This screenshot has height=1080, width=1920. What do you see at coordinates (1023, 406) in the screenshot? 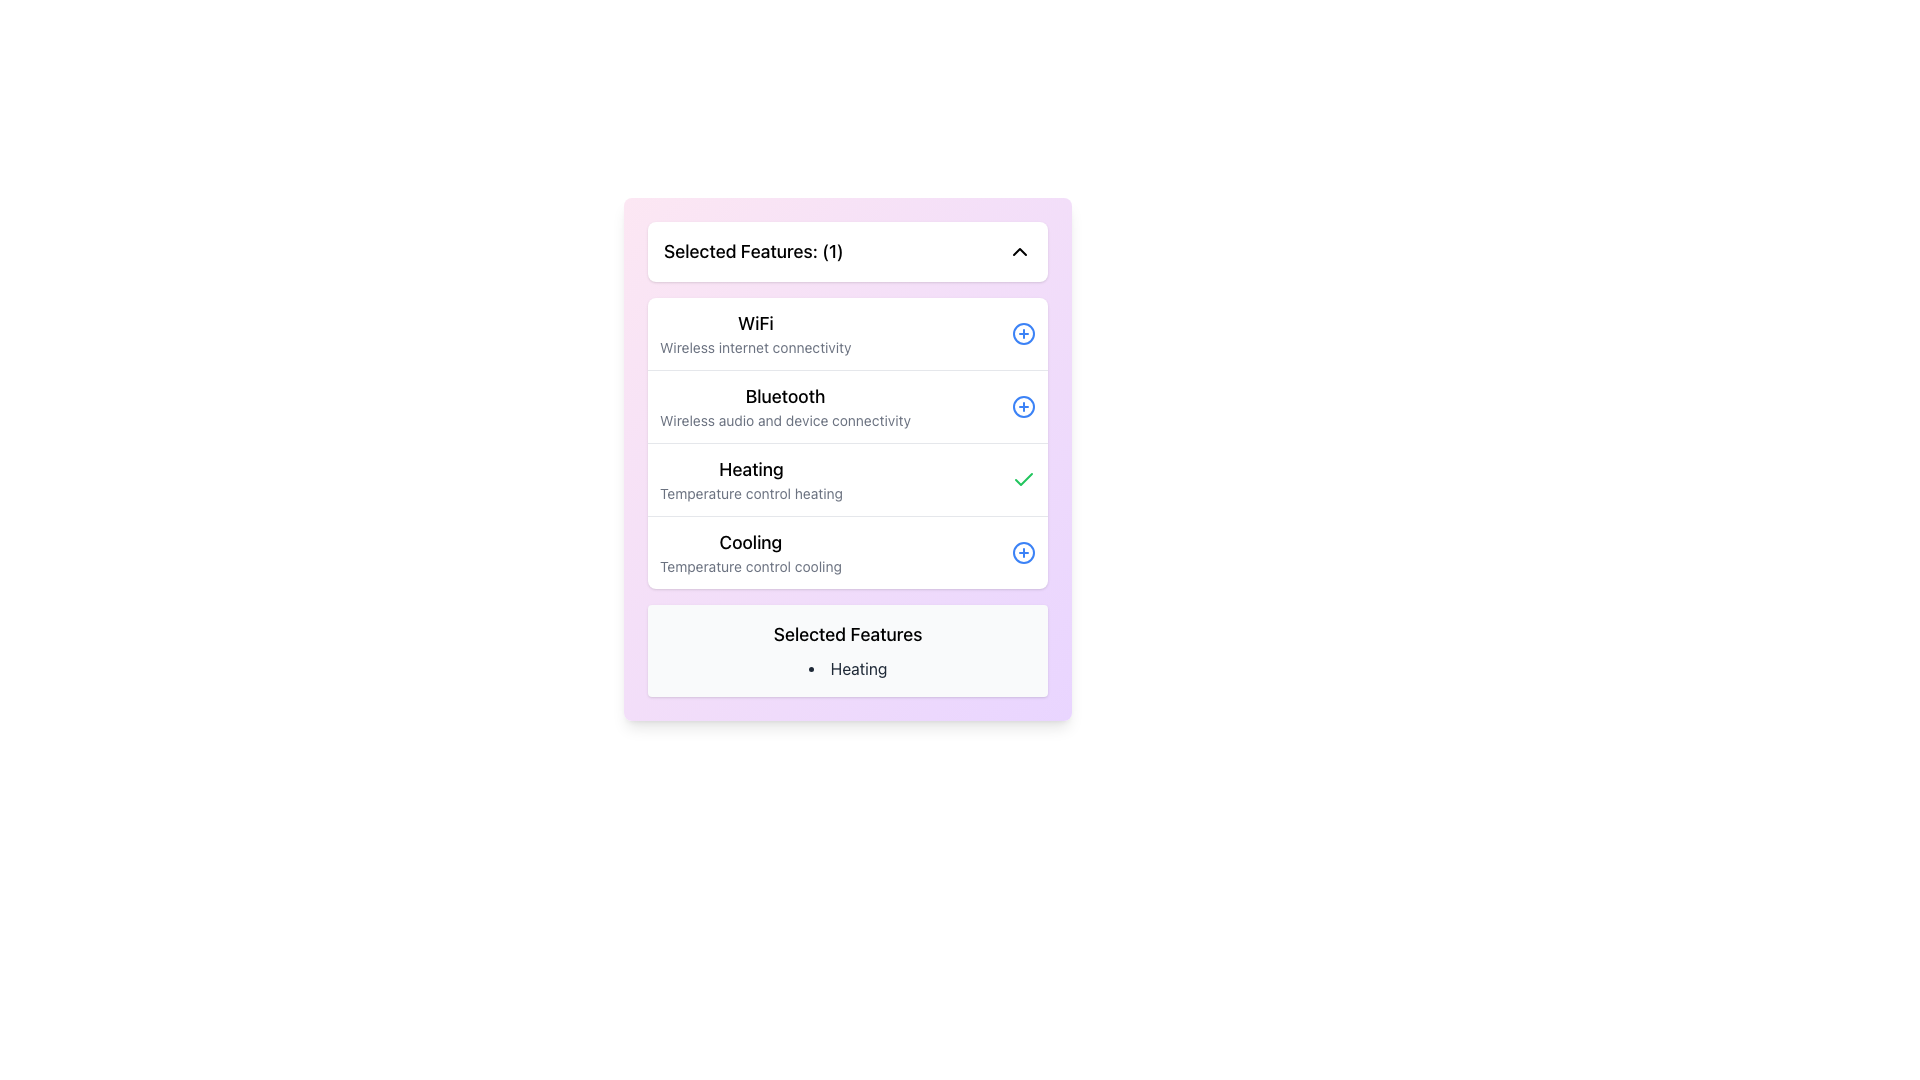
I see `the circular graphic element located in the Bluetooth feature row towards the right side of the card` at bounding box center [1023, 406].